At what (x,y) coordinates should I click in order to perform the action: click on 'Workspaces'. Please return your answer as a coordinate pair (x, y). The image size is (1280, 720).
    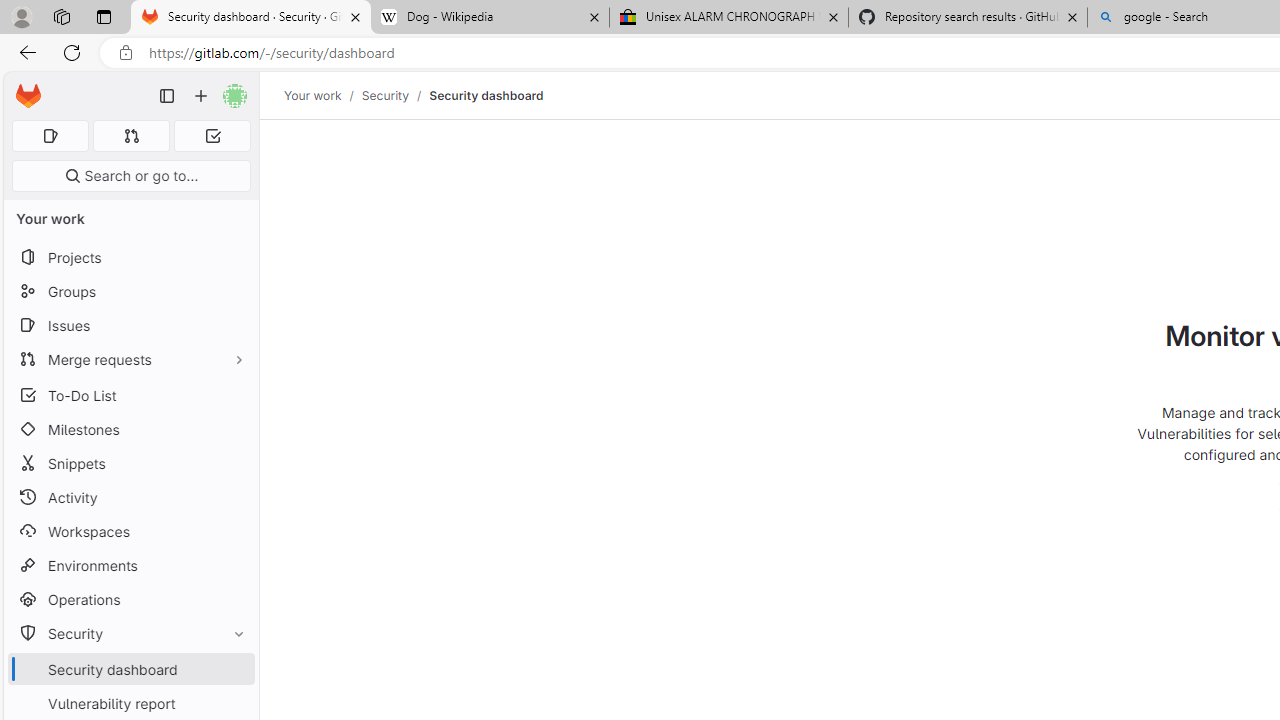
    Looking at the image, I should click on (130, 530).